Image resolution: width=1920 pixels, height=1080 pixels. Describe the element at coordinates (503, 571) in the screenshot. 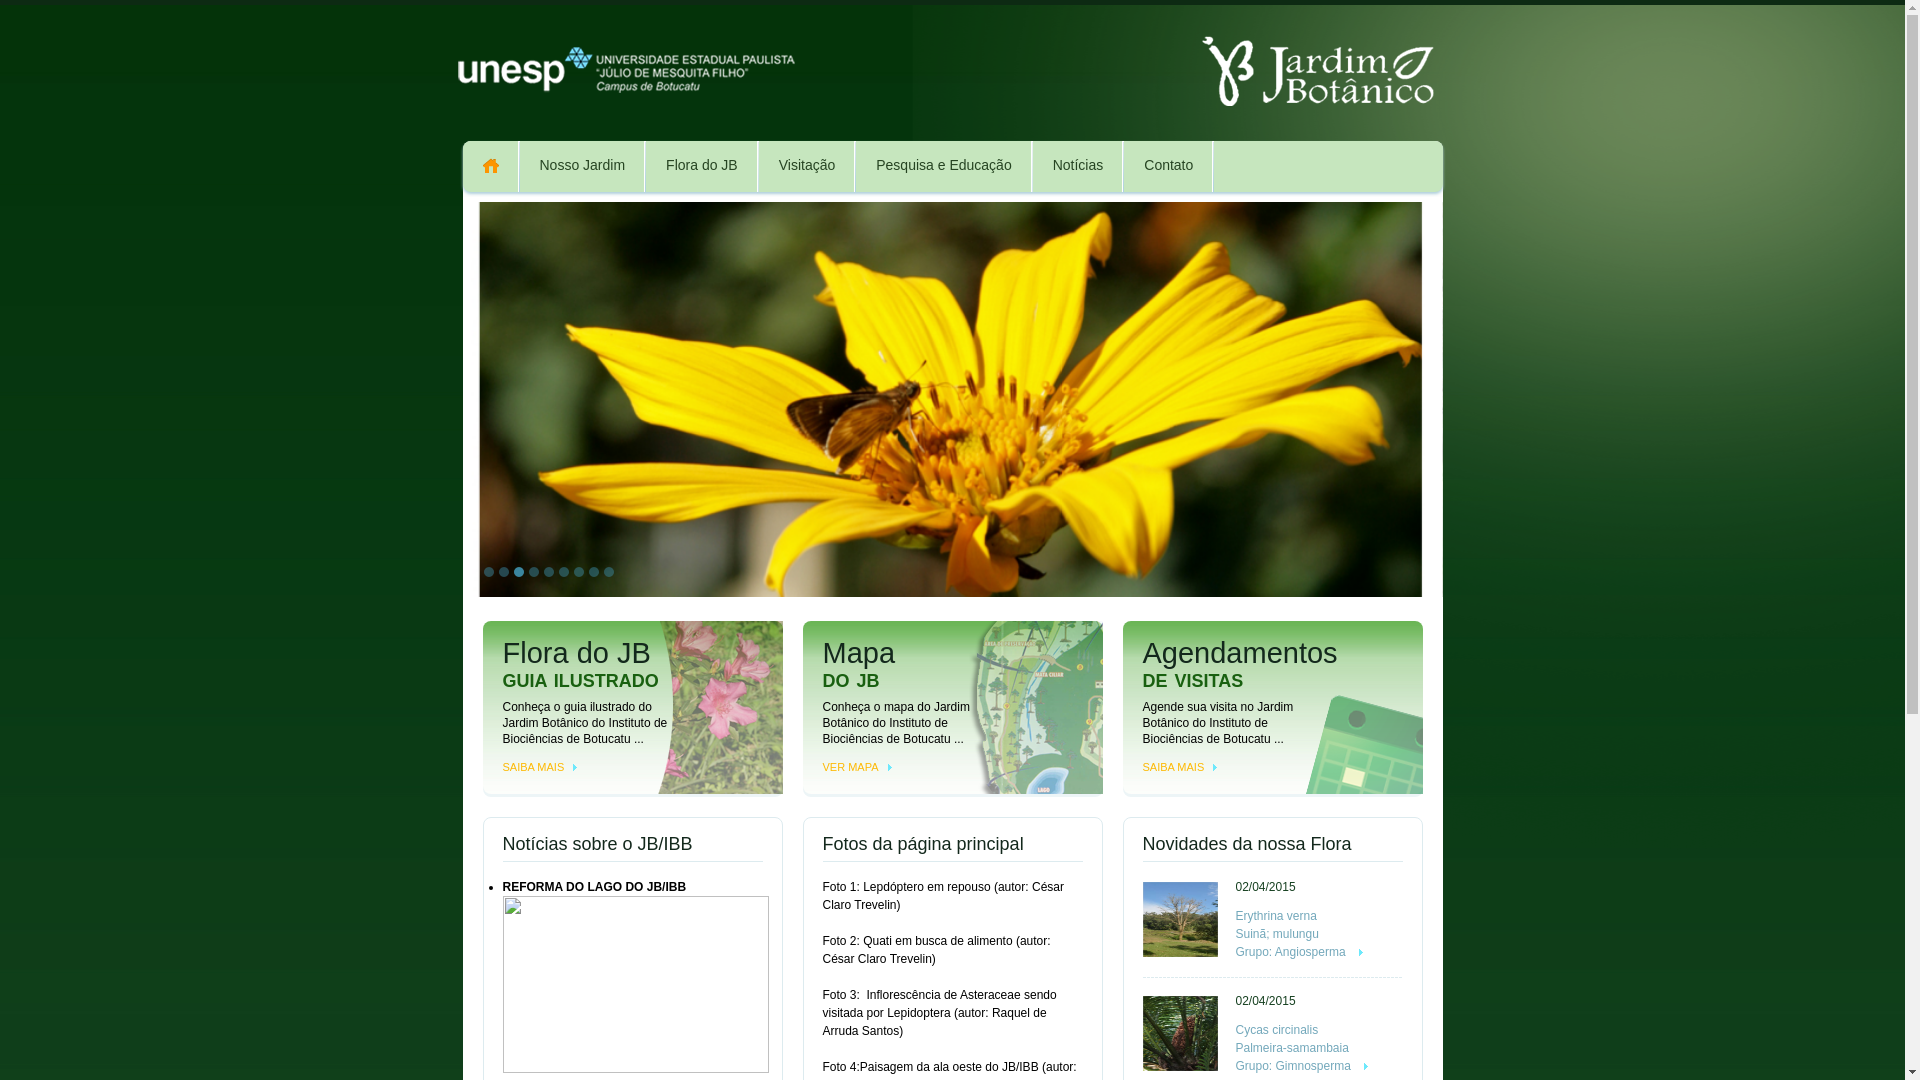

I see `'2'` at that location.